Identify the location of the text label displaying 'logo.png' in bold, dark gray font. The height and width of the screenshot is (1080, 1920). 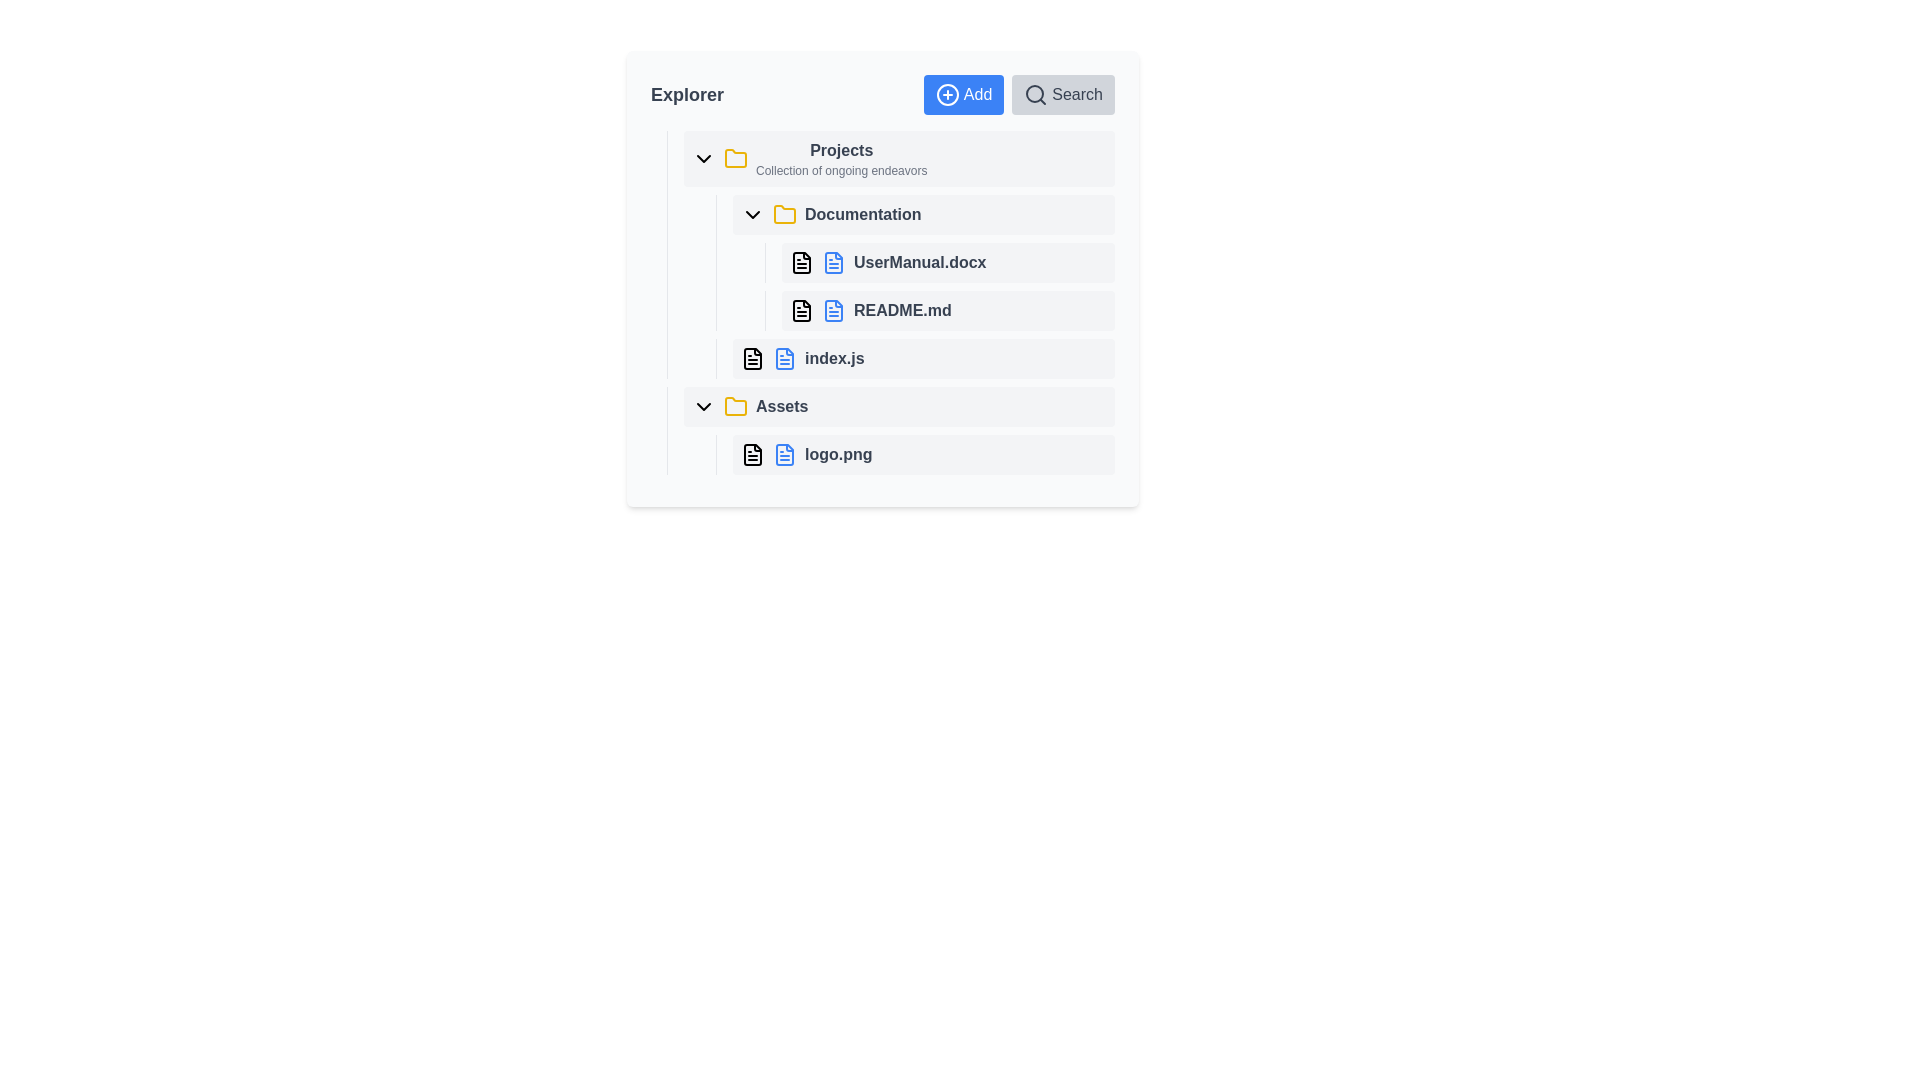
(838, 455).